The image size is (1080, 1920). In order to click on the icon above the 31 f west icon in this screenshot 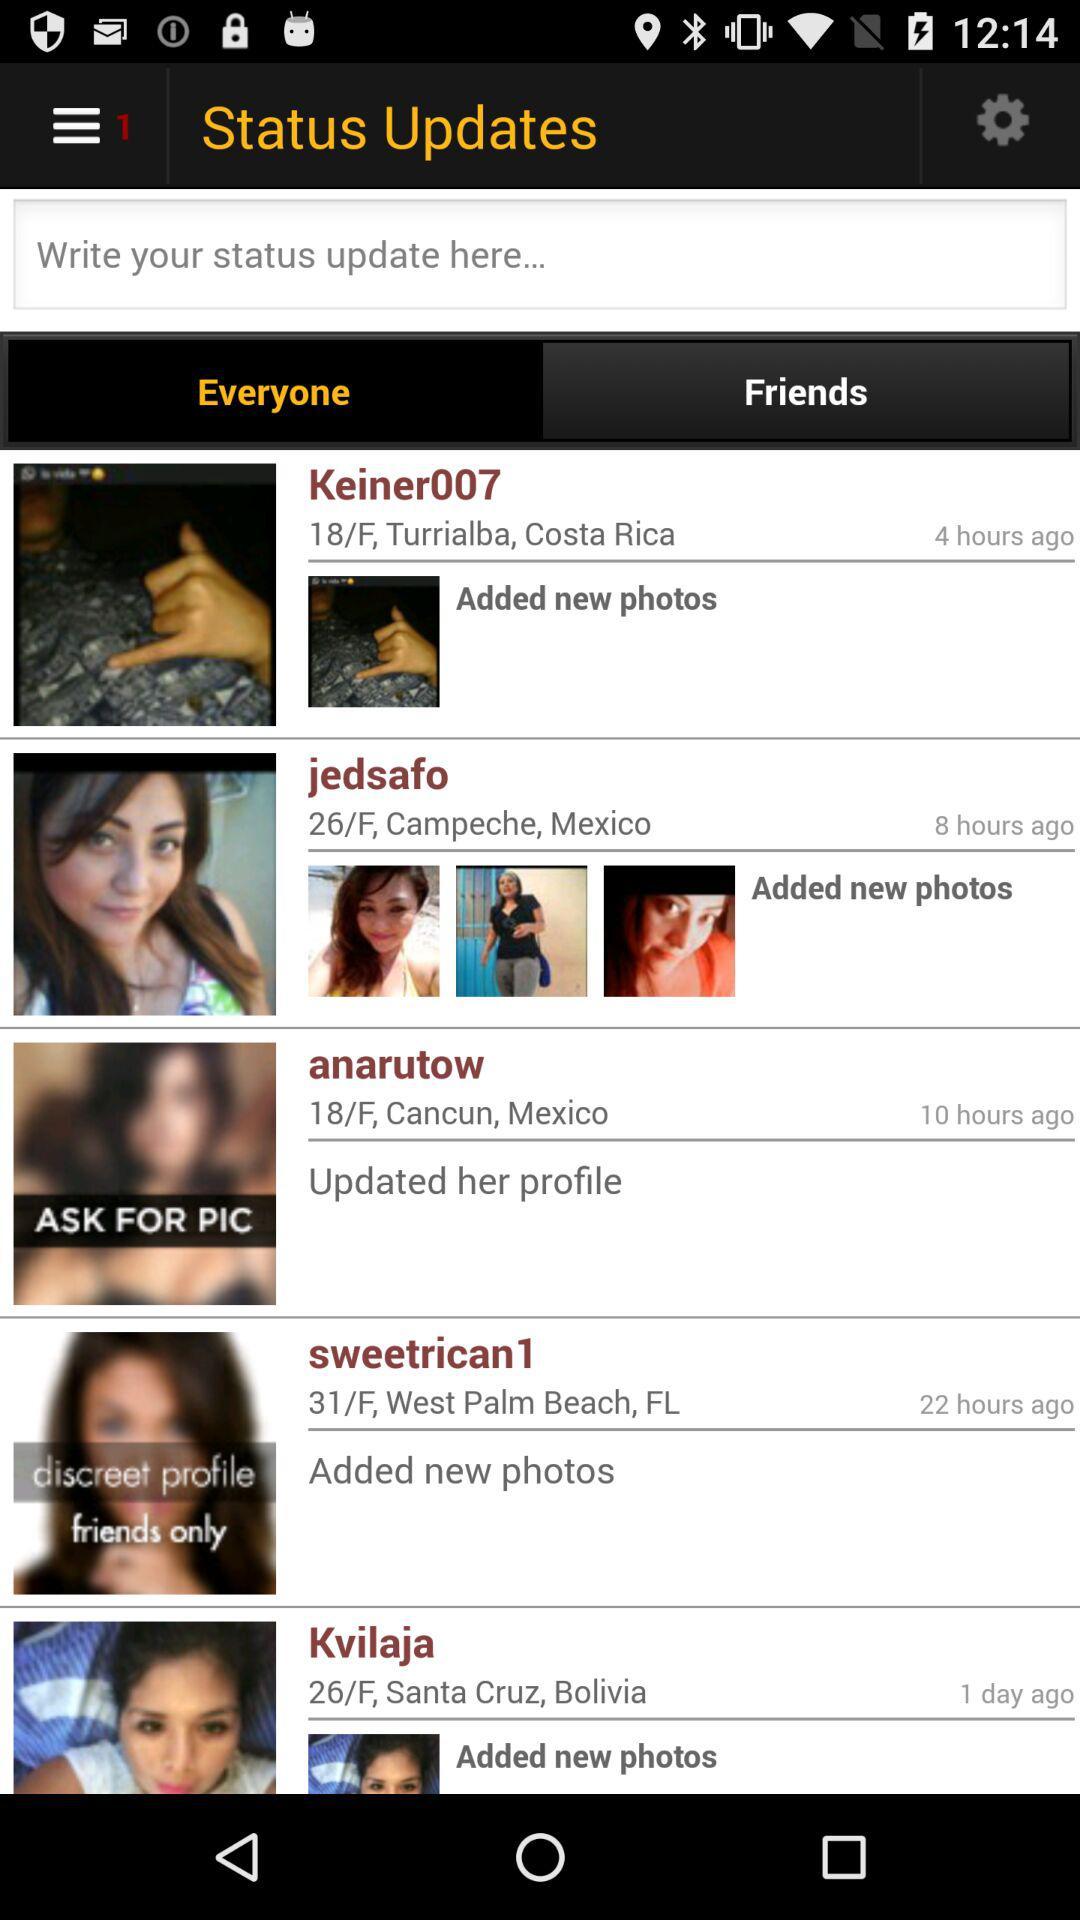, I will do `click(690, 1351)`.